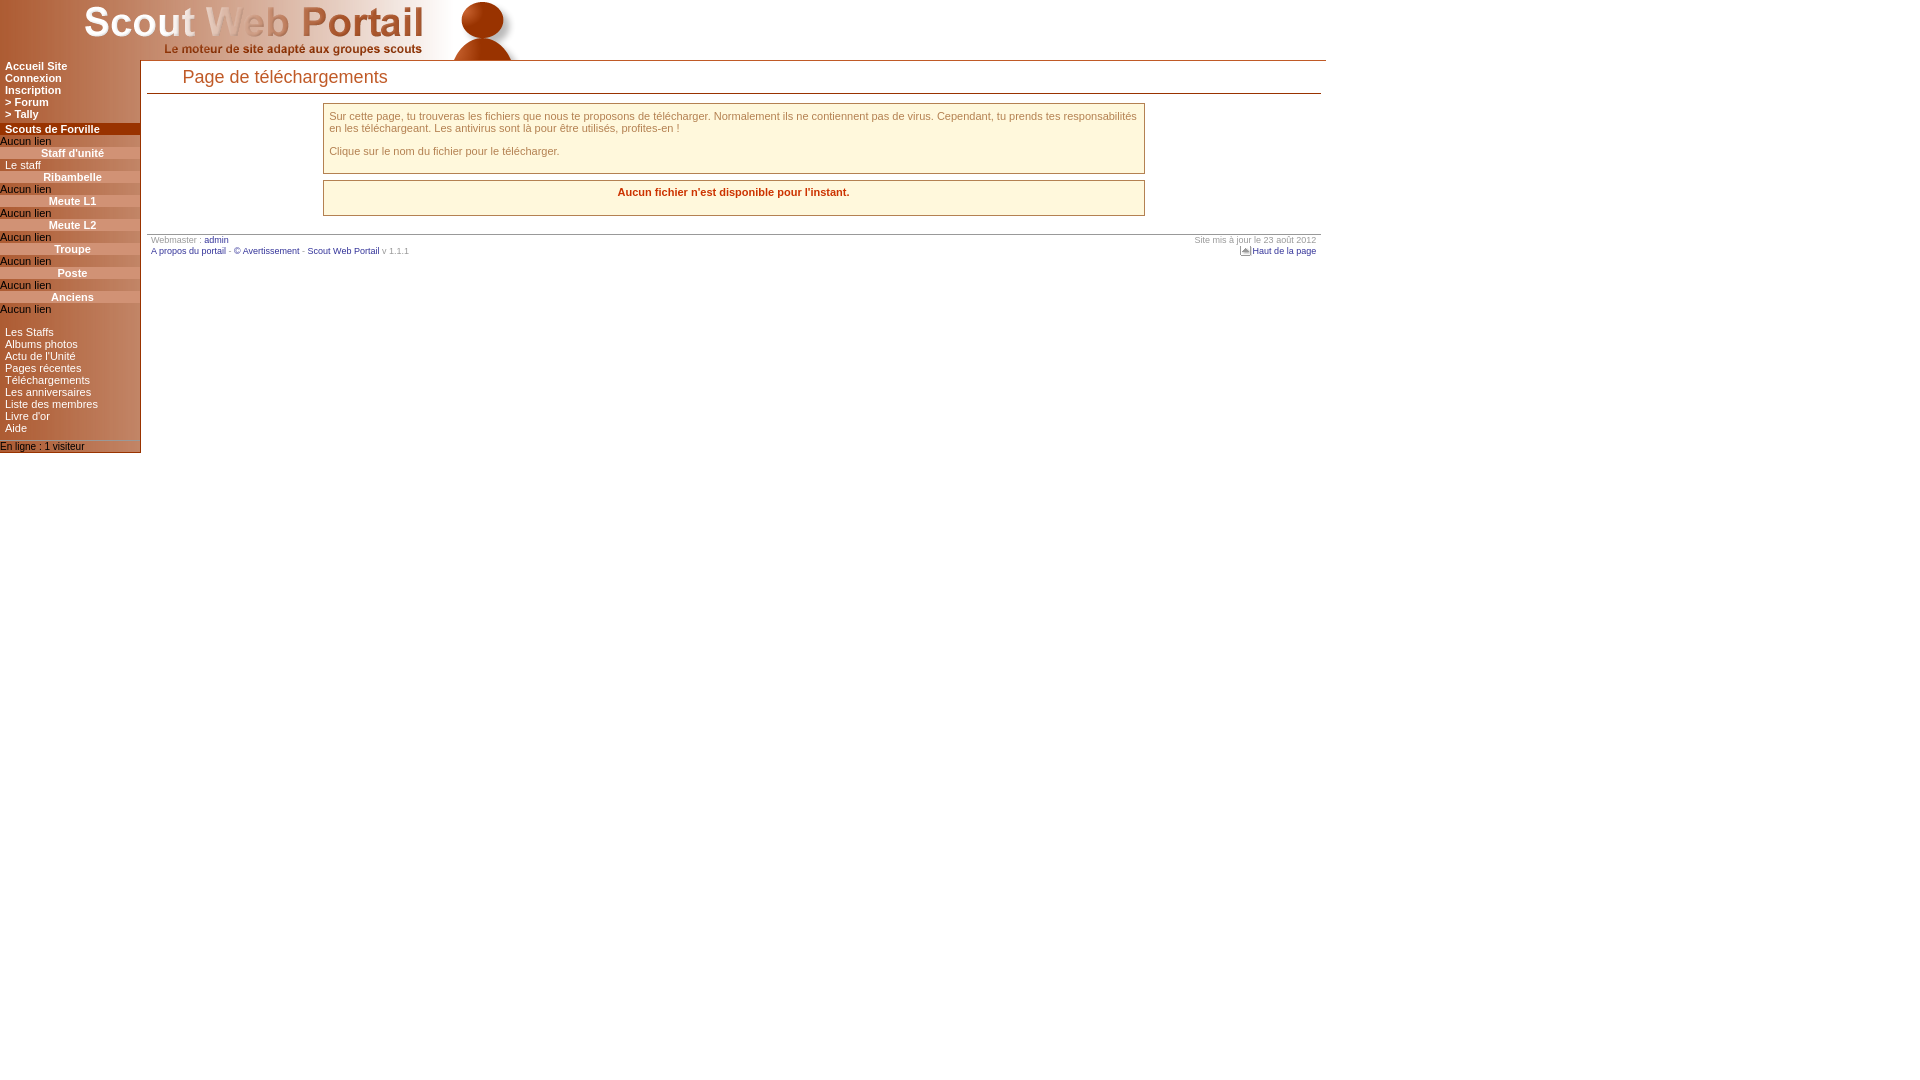 The width and height of the screenshot is (1920, 1080). Describe the element at coordinates (70, 427) in the screenshot. I see `'Aide'` at that location.